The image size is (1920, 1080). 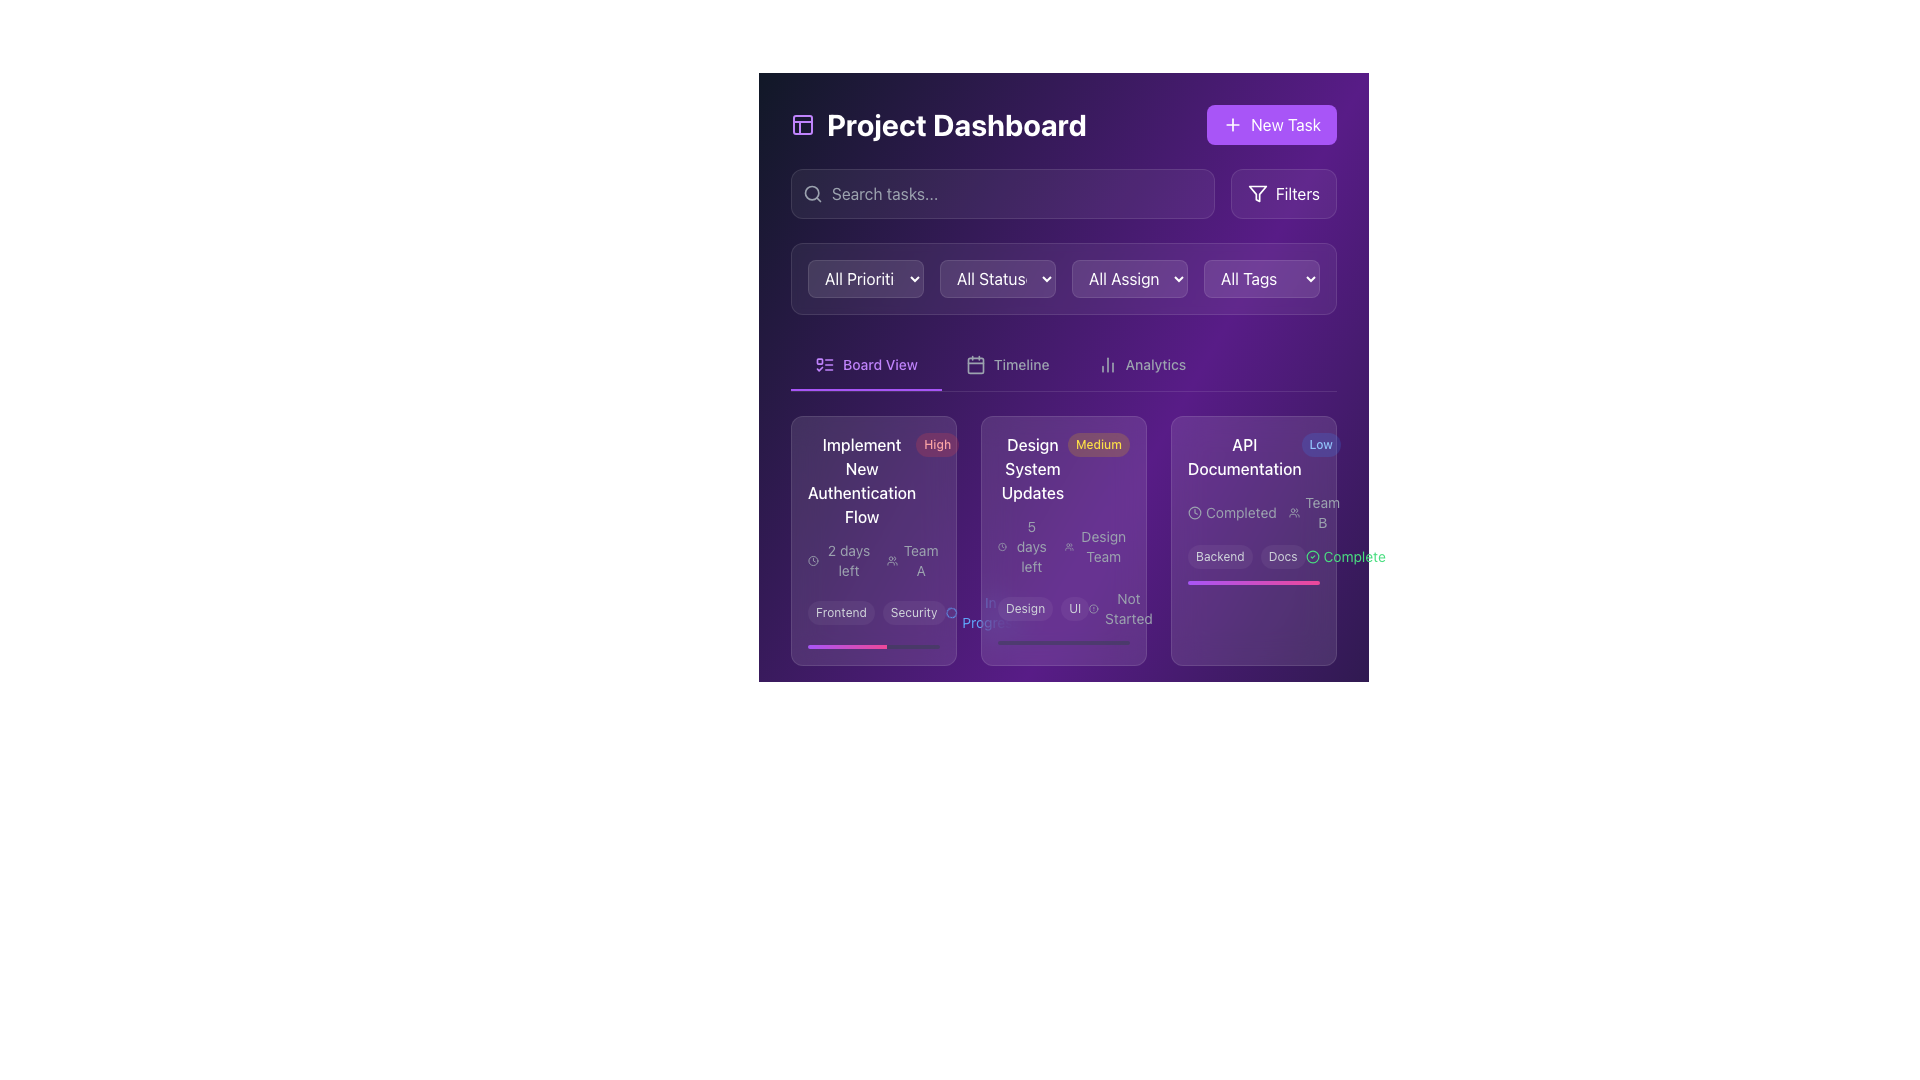 I want to click on the 'Frontend' tag located at the bottom of the card labeled 'Implement New Authentication Flow' in the 'Project Dashboard', so click(x=873, y=612).